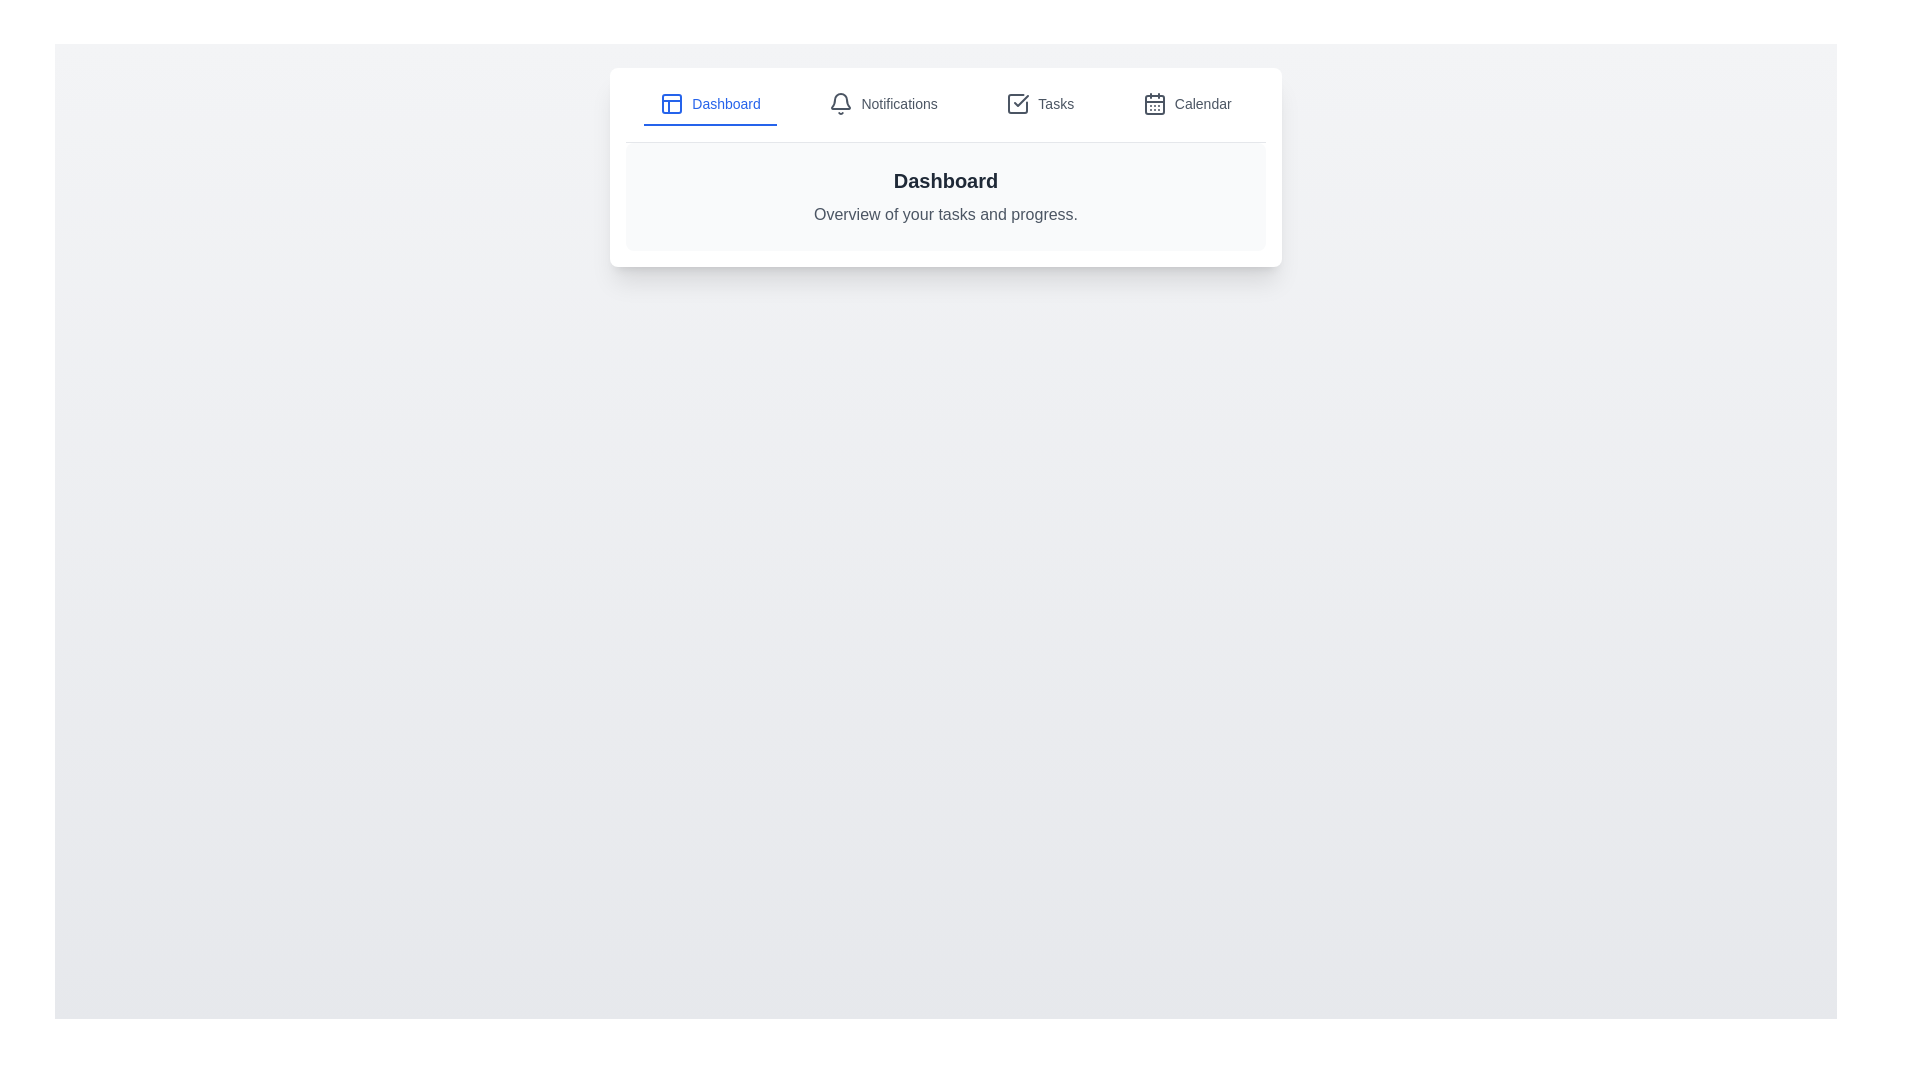  Describe the element at coordinates (710, 104) in the screenshot. I see `the tab labeled Dashboard` at that location.